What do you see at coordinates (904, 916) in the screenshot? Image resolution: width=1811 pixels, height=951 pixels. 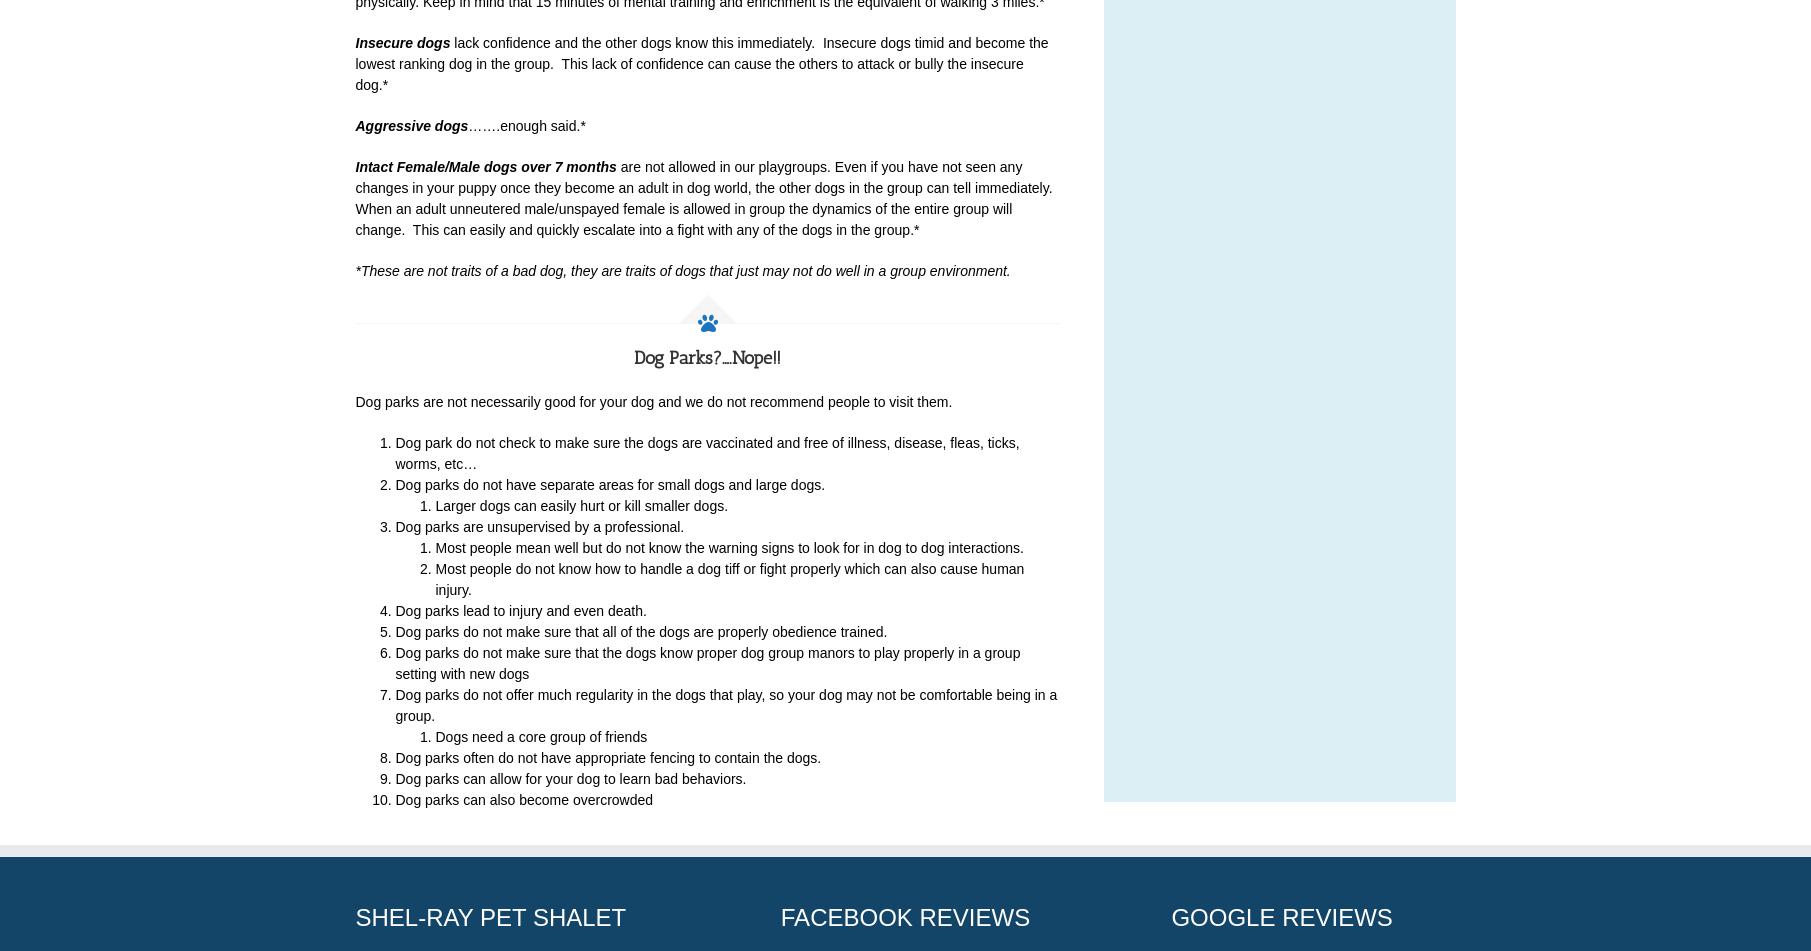 I see `'FACEBOOK REVIEWS'` at bounding box center [904, 916].